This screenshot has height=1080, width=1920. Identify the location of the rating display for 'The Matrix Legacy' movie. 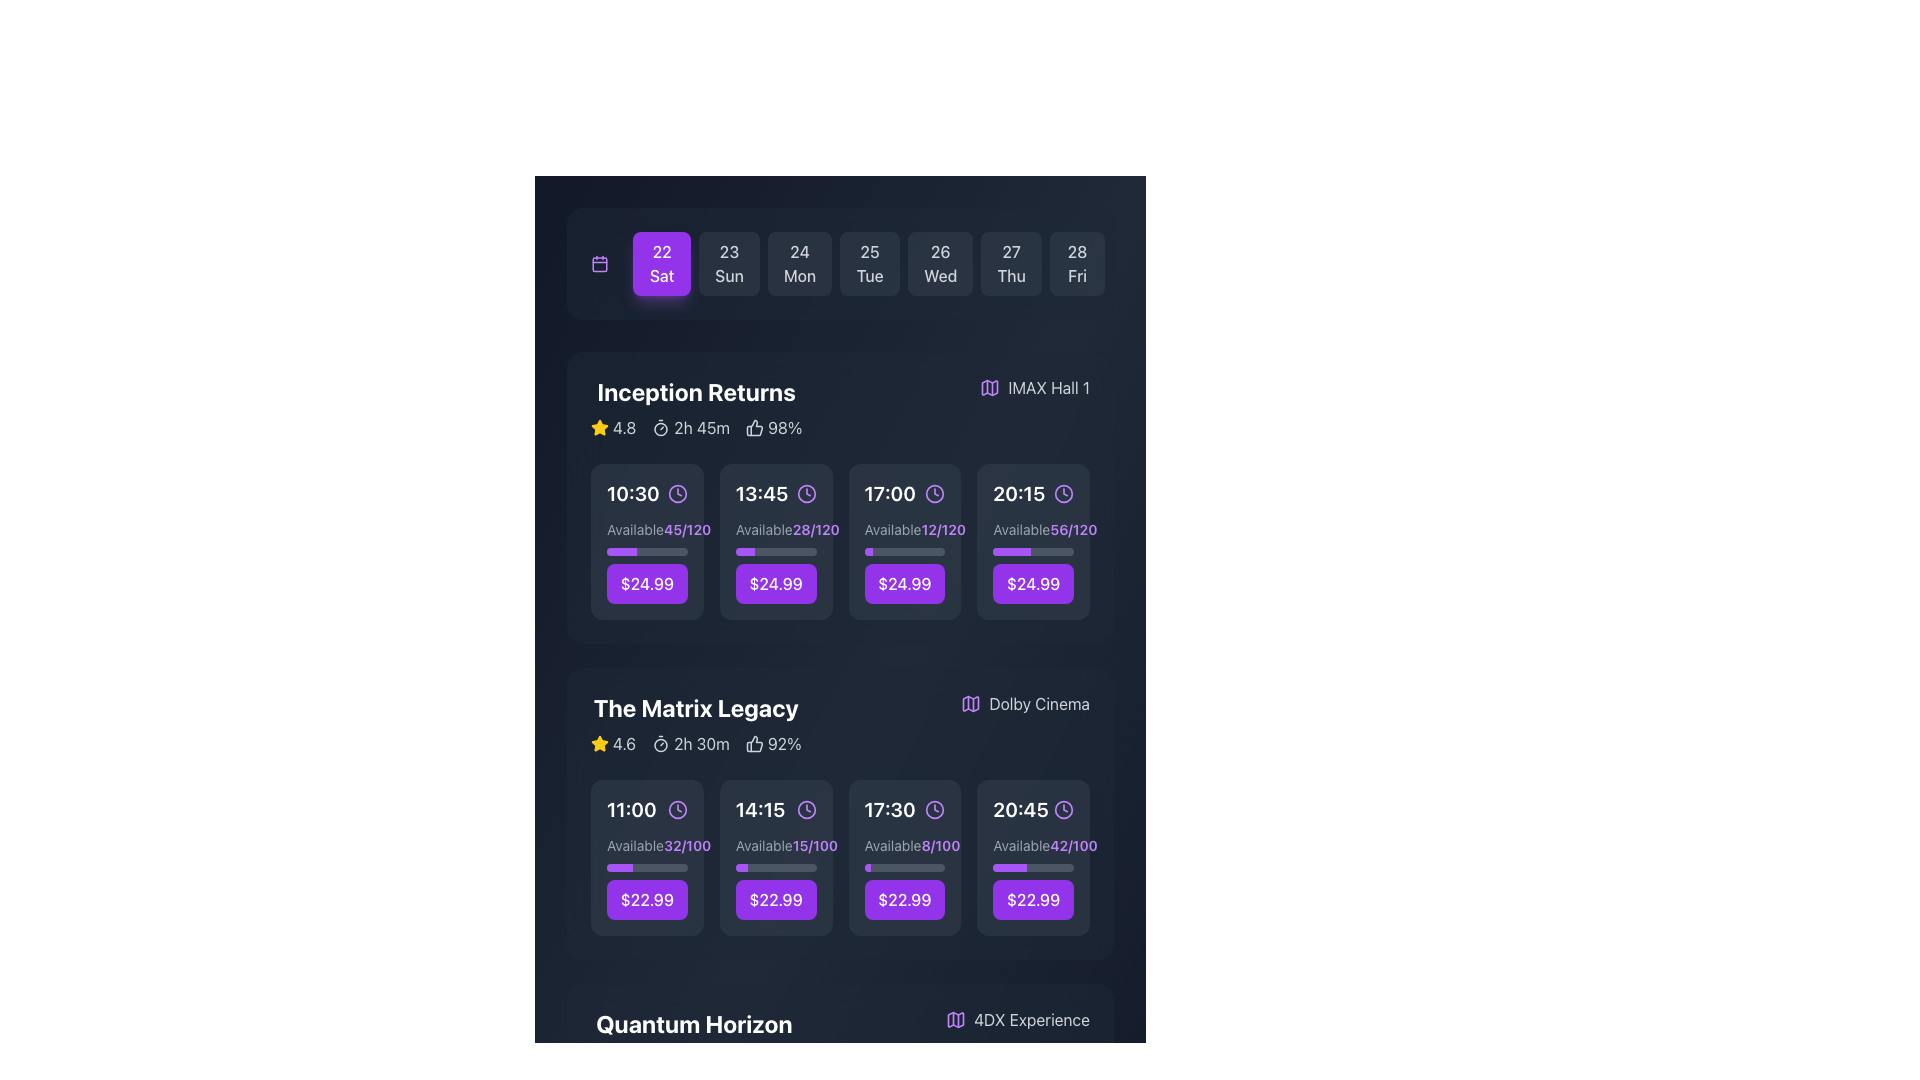
(612, 744).